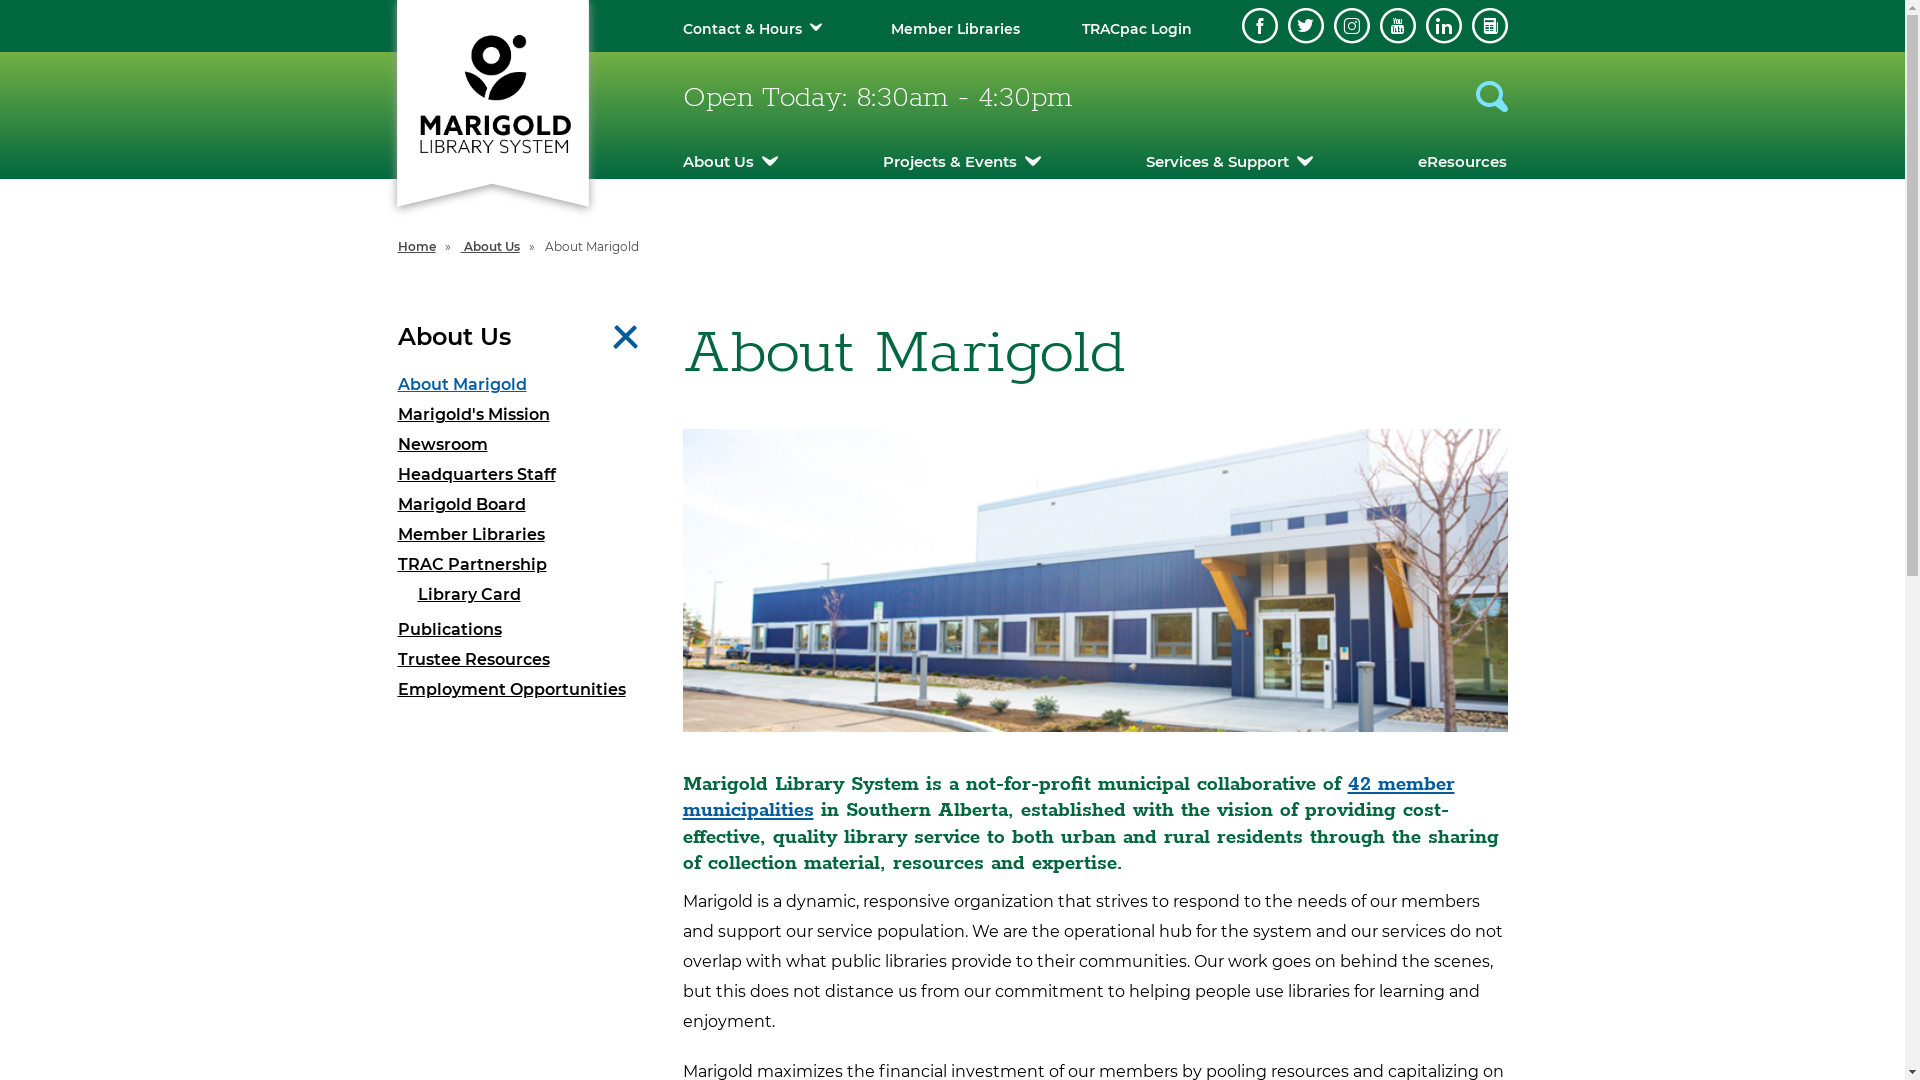  Describe the element at coordinates (1287, 26) in the screenshot. I see `'Twitter'` at that location.